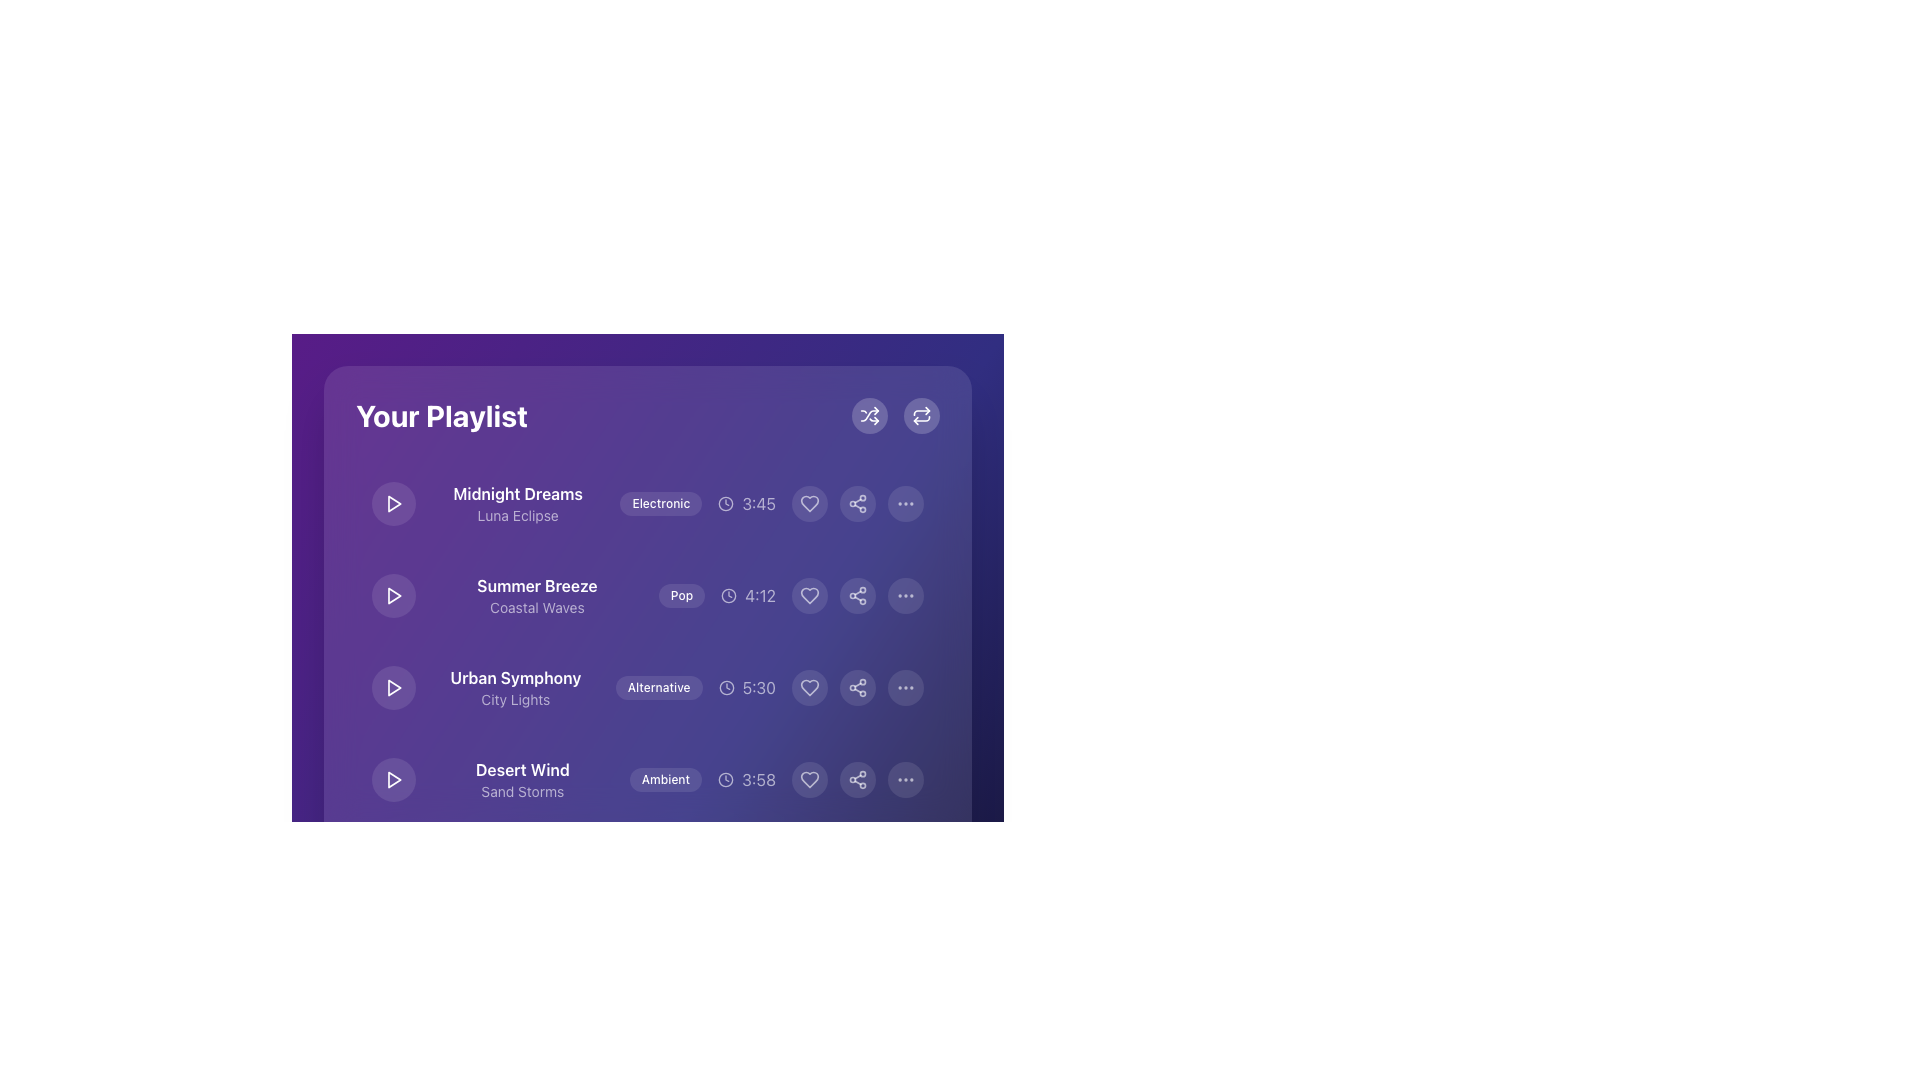  What do you see at coordinates (746, 778) in the screenshot?
I see `the text label displaying the duration of the track, located on the fourth row of the playlist section, to the right of the text 'Ambient' and preceded by a clock icon` at bounding box center [746, 778].